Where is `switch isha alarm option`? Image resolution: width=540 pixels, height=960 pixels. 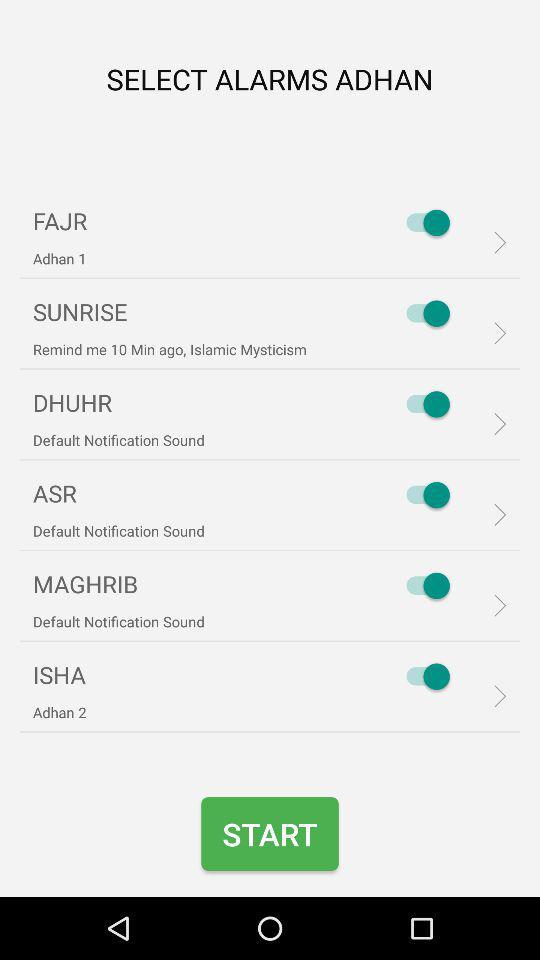
switch isha alarm option is located at coordinates (422, 676).